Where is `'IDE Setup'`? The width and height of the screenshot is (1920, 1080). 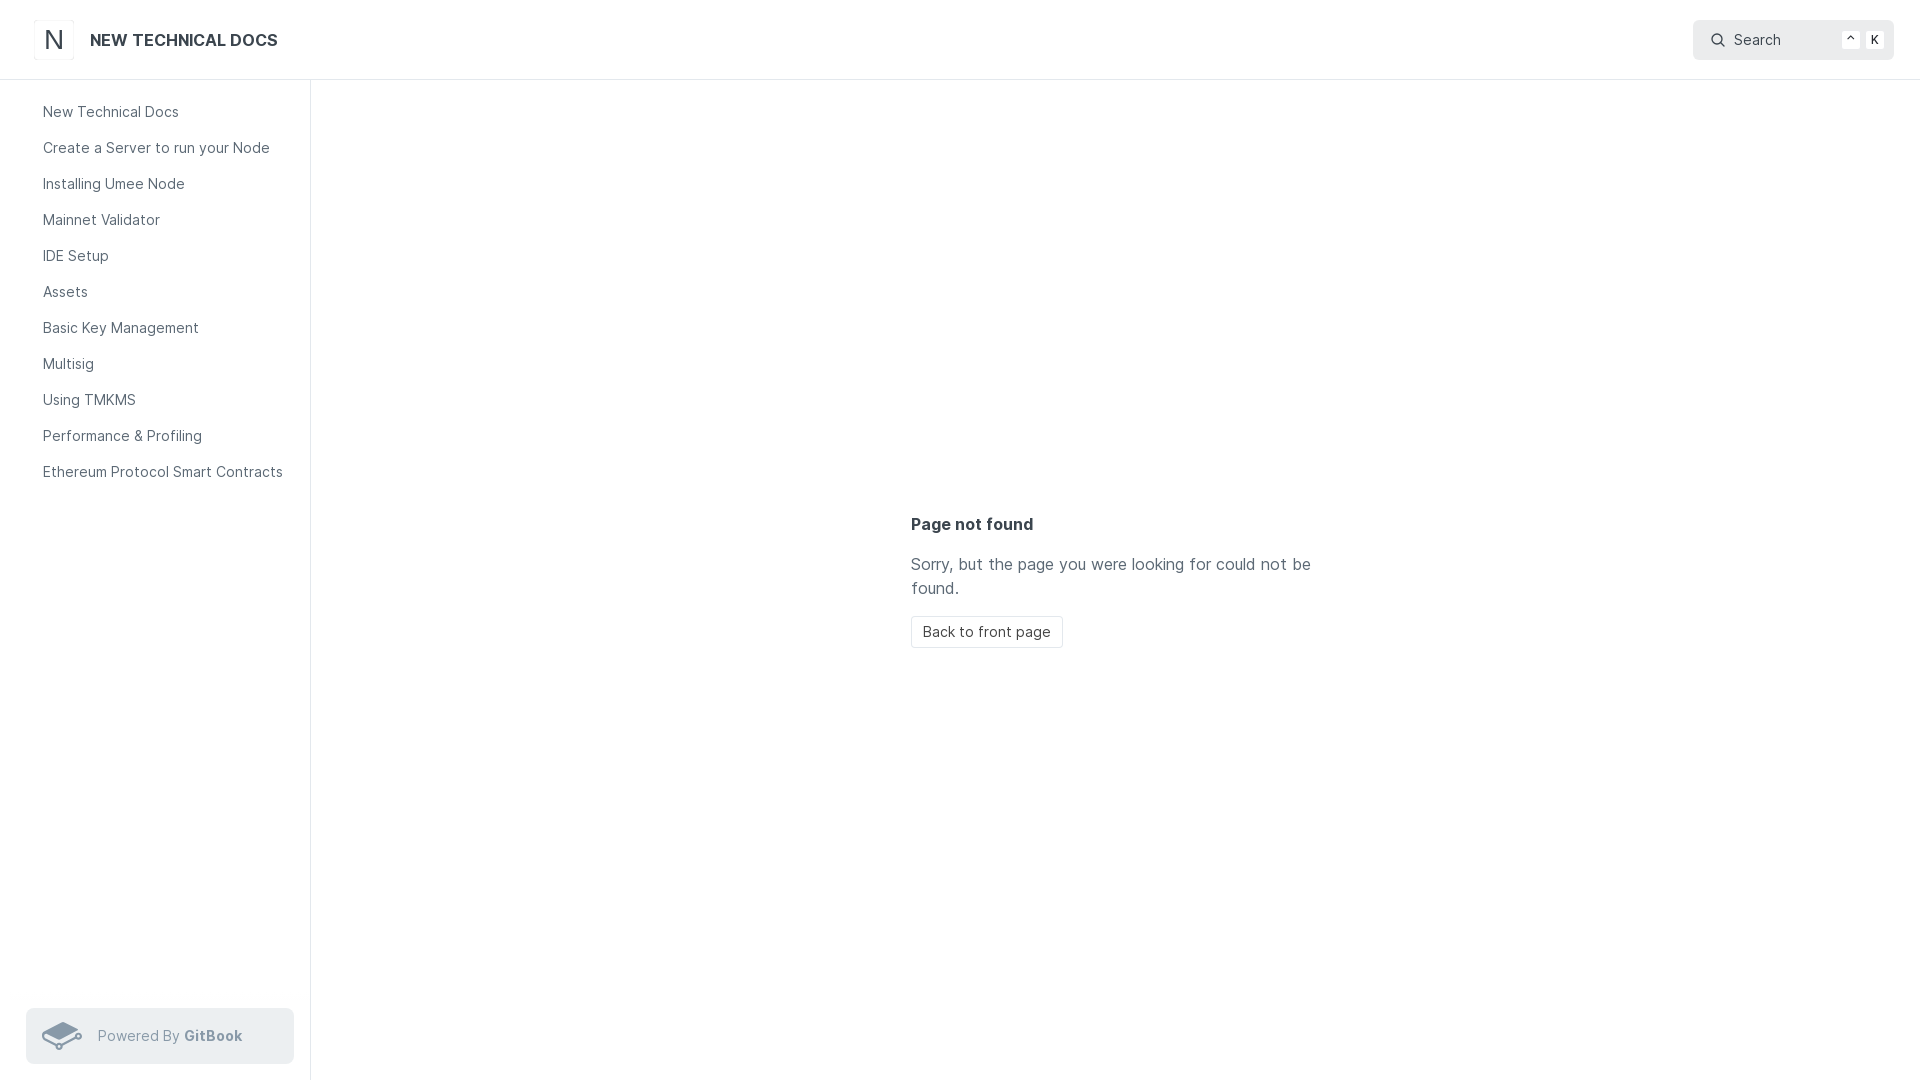
'IDE Setup' is located at coordinates (33, 254).